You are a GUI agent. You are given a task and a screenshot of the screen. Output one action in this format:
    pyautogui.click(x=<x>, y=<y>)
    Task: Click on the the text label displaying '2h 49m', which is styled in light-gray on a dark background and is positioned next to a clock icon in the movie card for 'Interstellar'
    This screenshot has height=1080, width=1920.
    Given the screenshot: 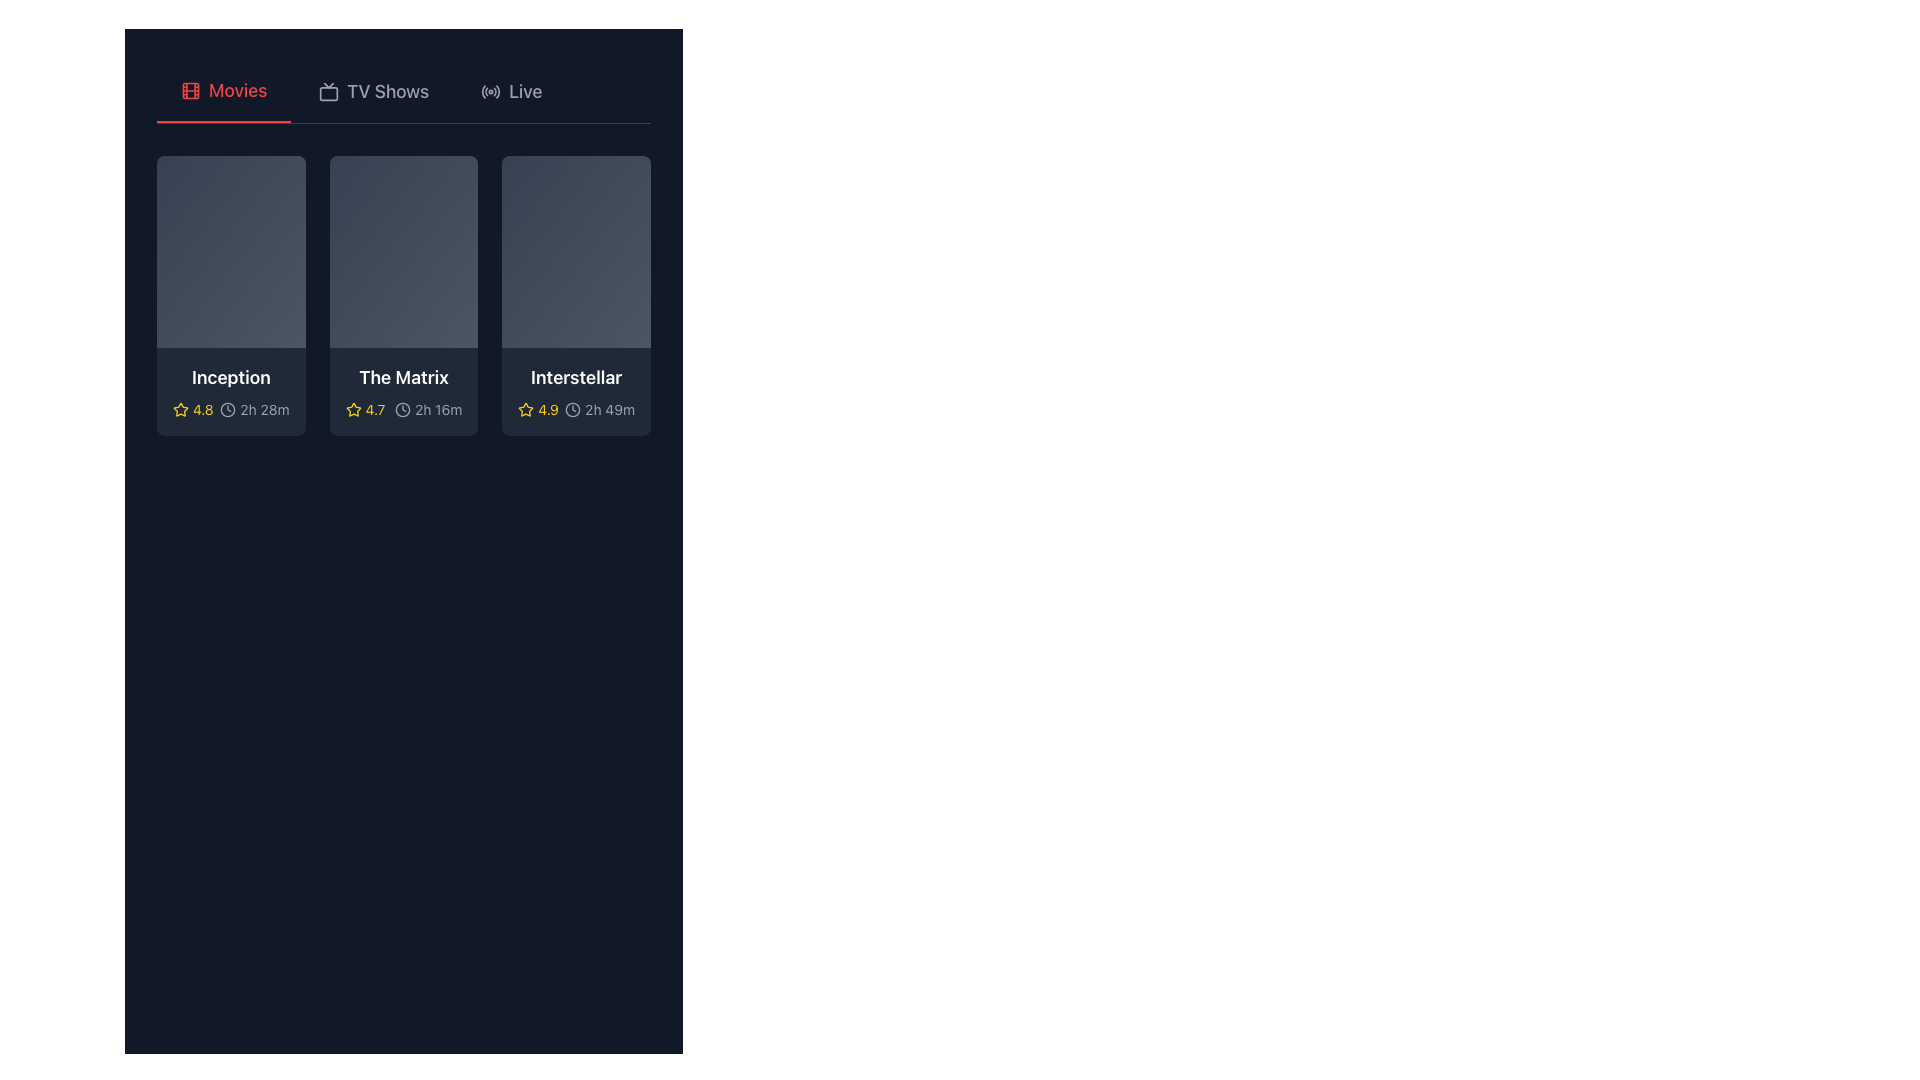 What is the action you would take?
    pyautogui.click(x=609, y=408)
    